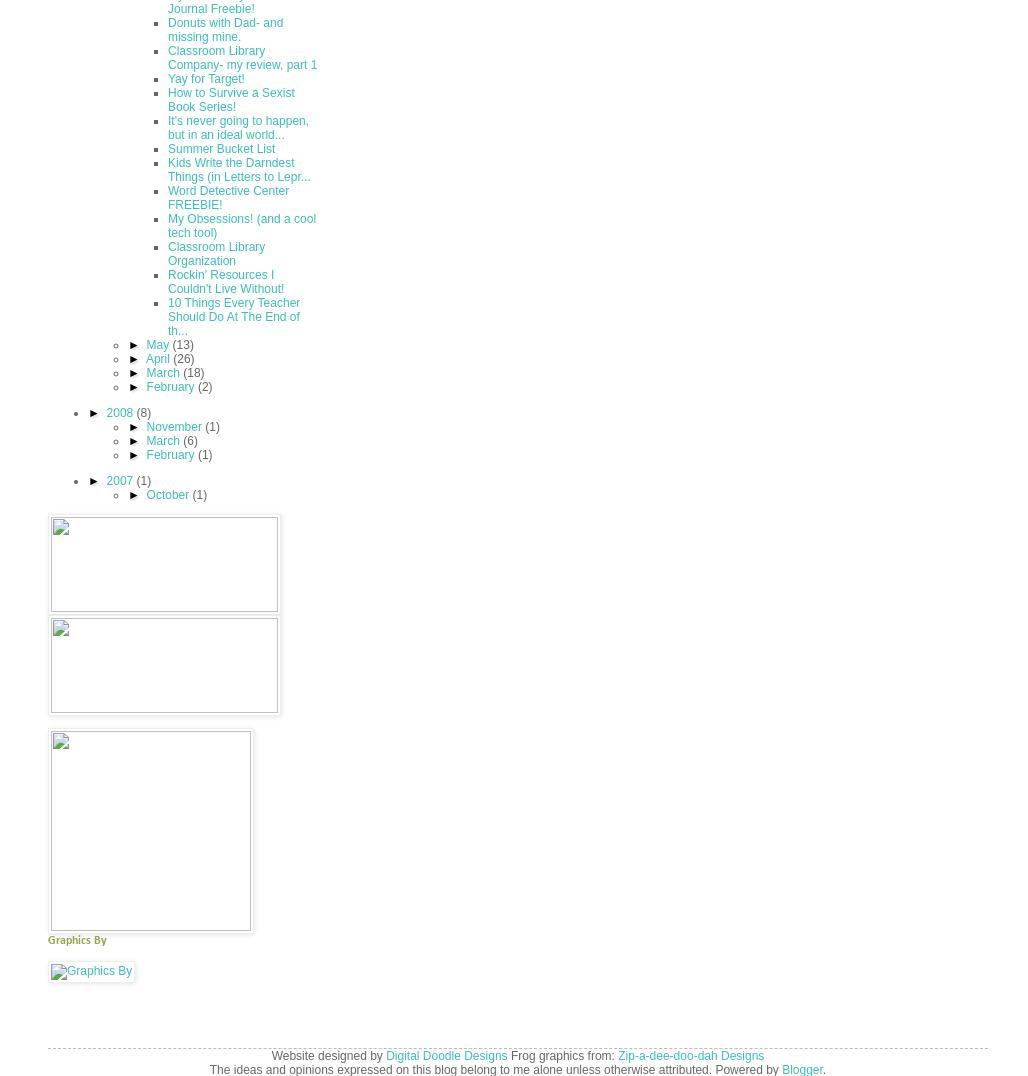 The image size is (1028, 1076). Describe the element at coordinates (159, 344) in the screenshot. I see `'May'` at that location.